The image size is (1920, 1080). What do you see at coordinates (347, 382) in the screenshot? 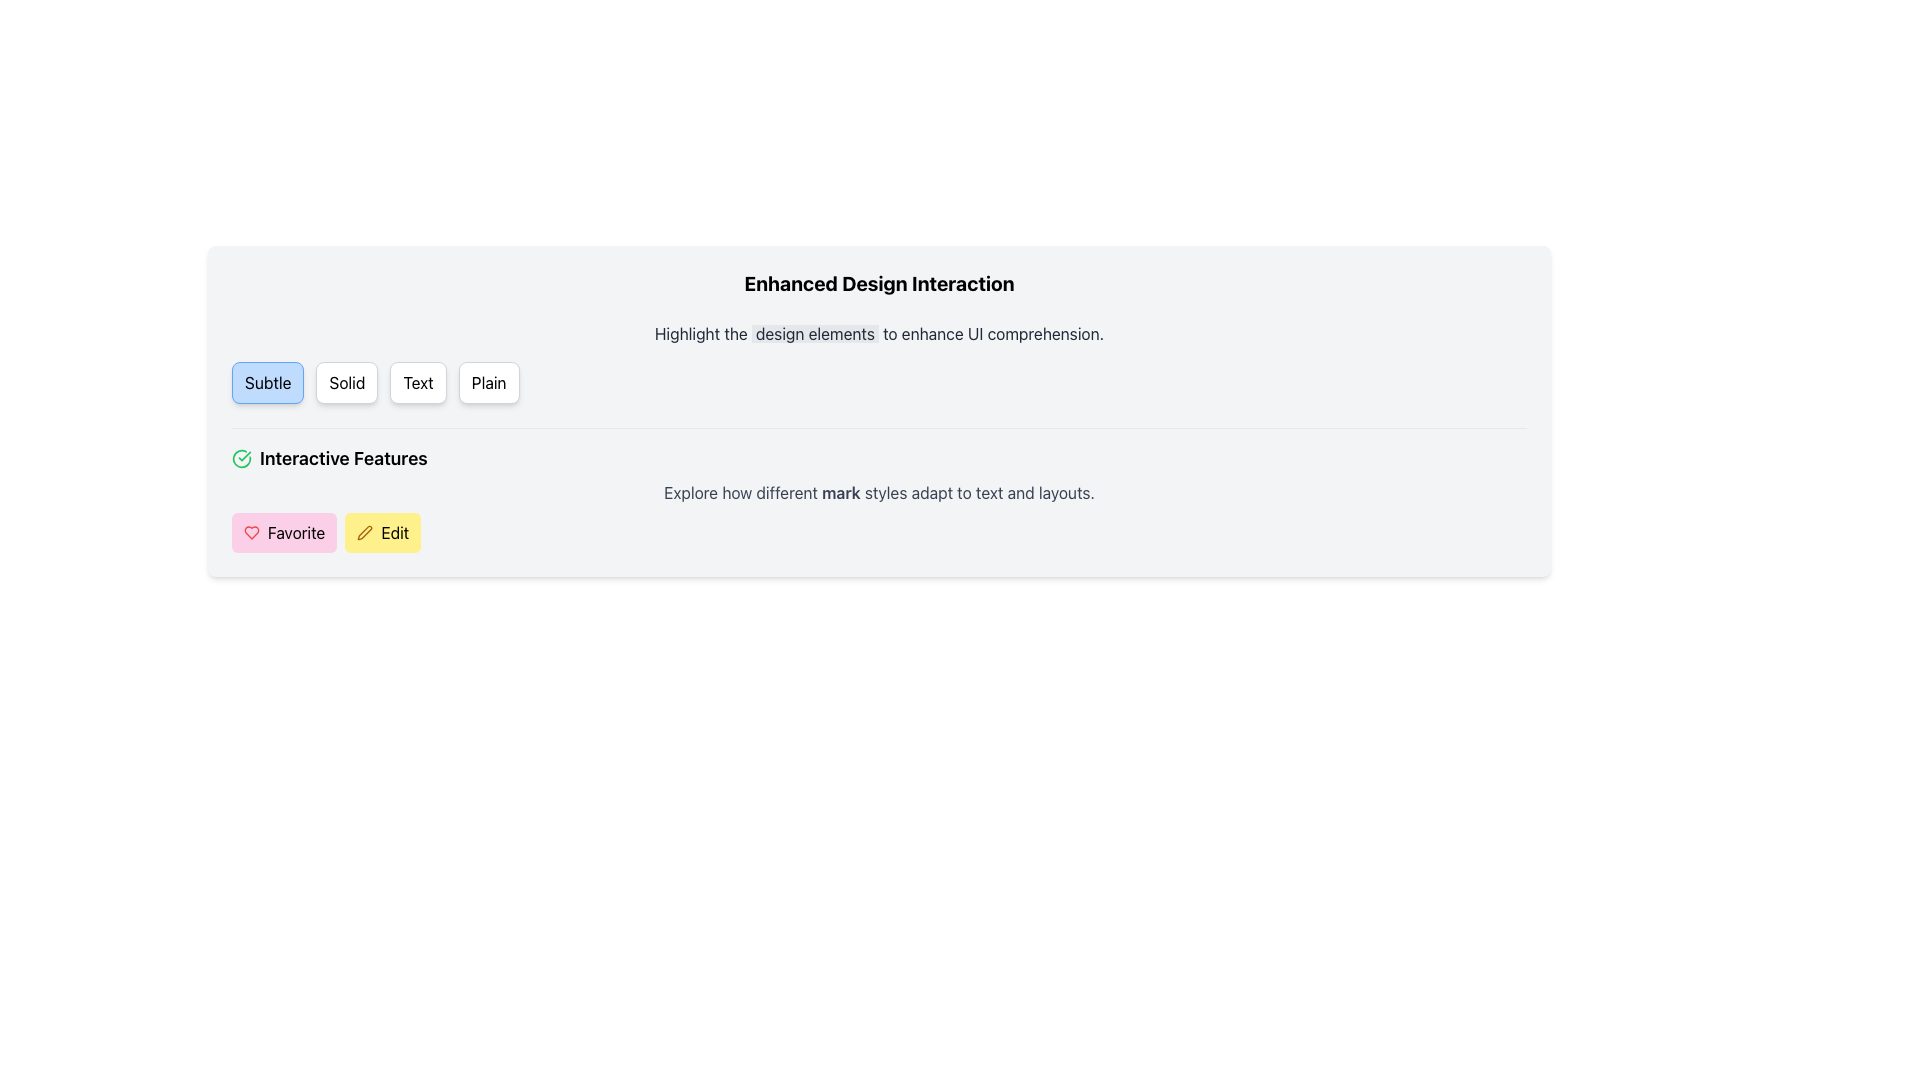
I see `the 'Solid' button, which is the second button in a group of four horizontally aligned buttons labeled 'Subtle', 'Solid', 'Text', and 'Plain'` at bounding box center [347, 382].